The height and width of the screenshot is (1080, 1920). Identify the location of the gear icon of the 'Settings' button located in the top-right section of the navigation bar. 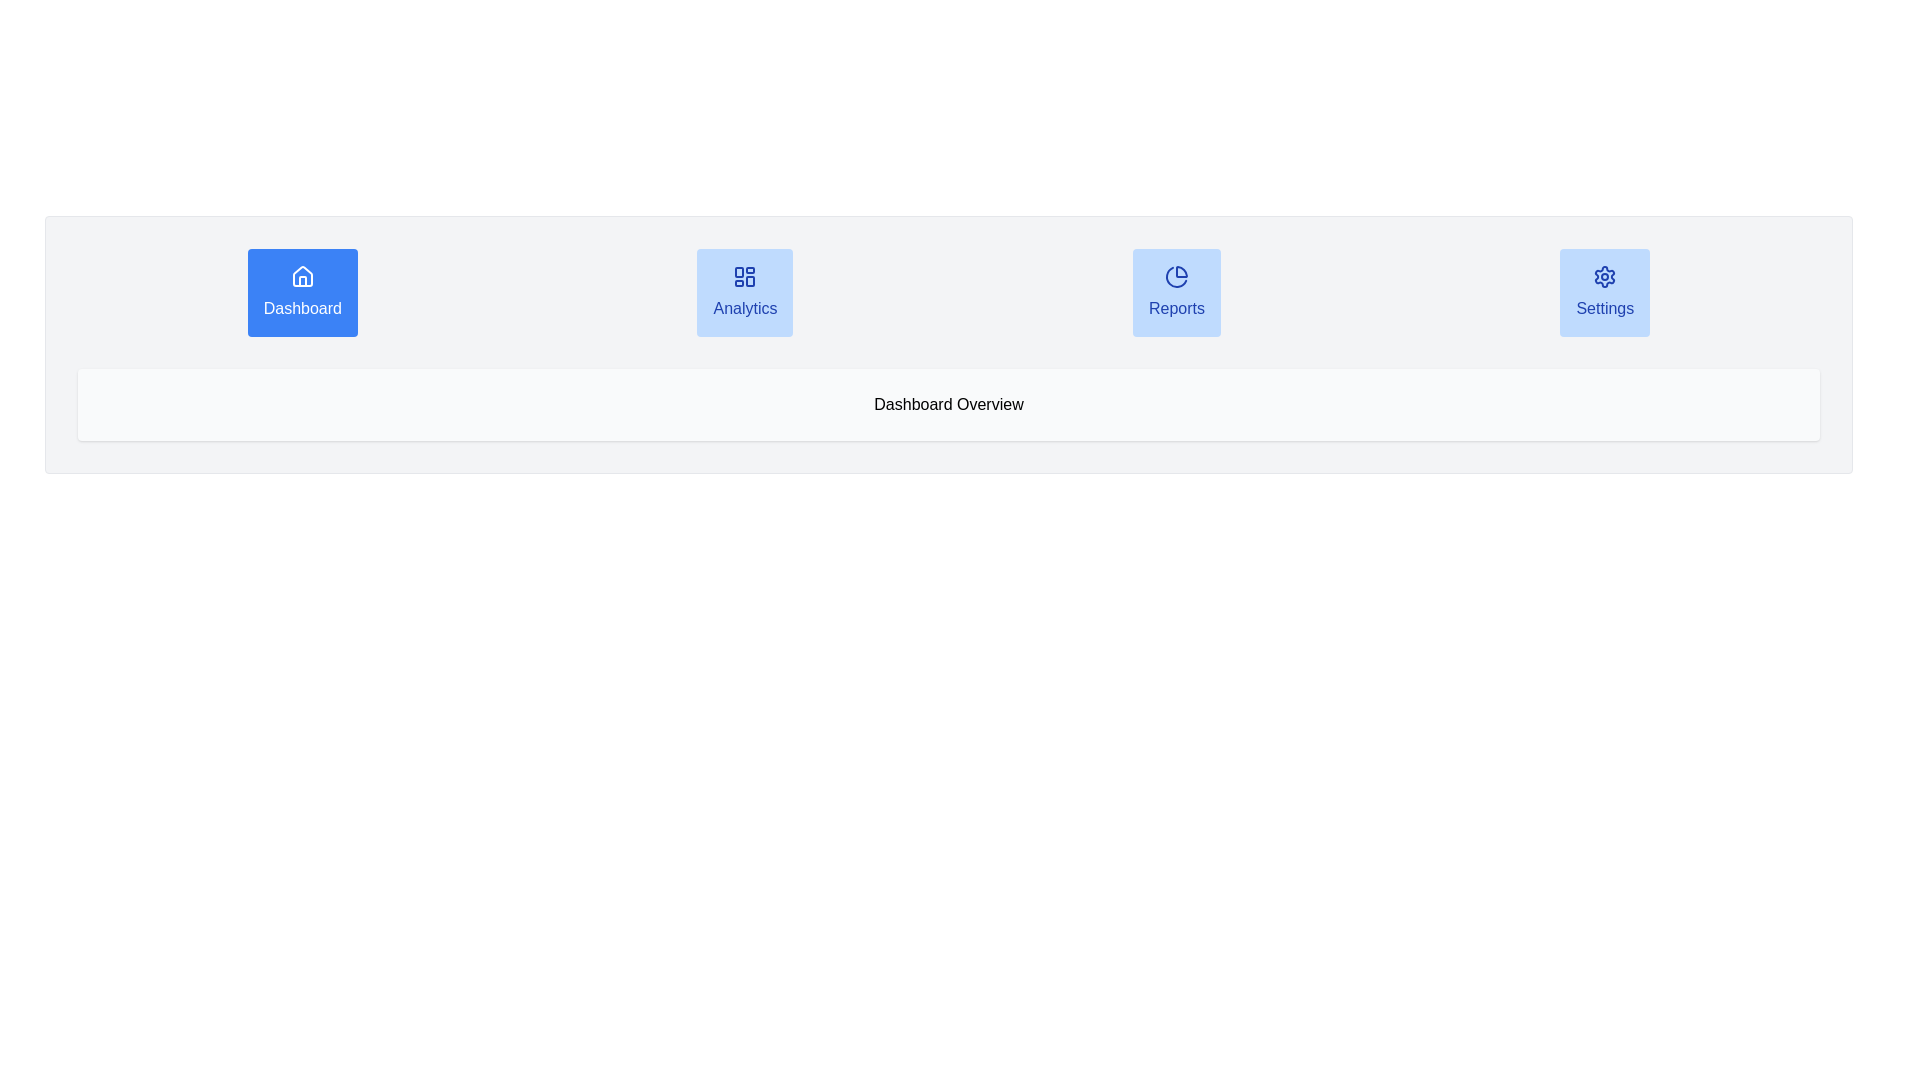
(1605, 277).